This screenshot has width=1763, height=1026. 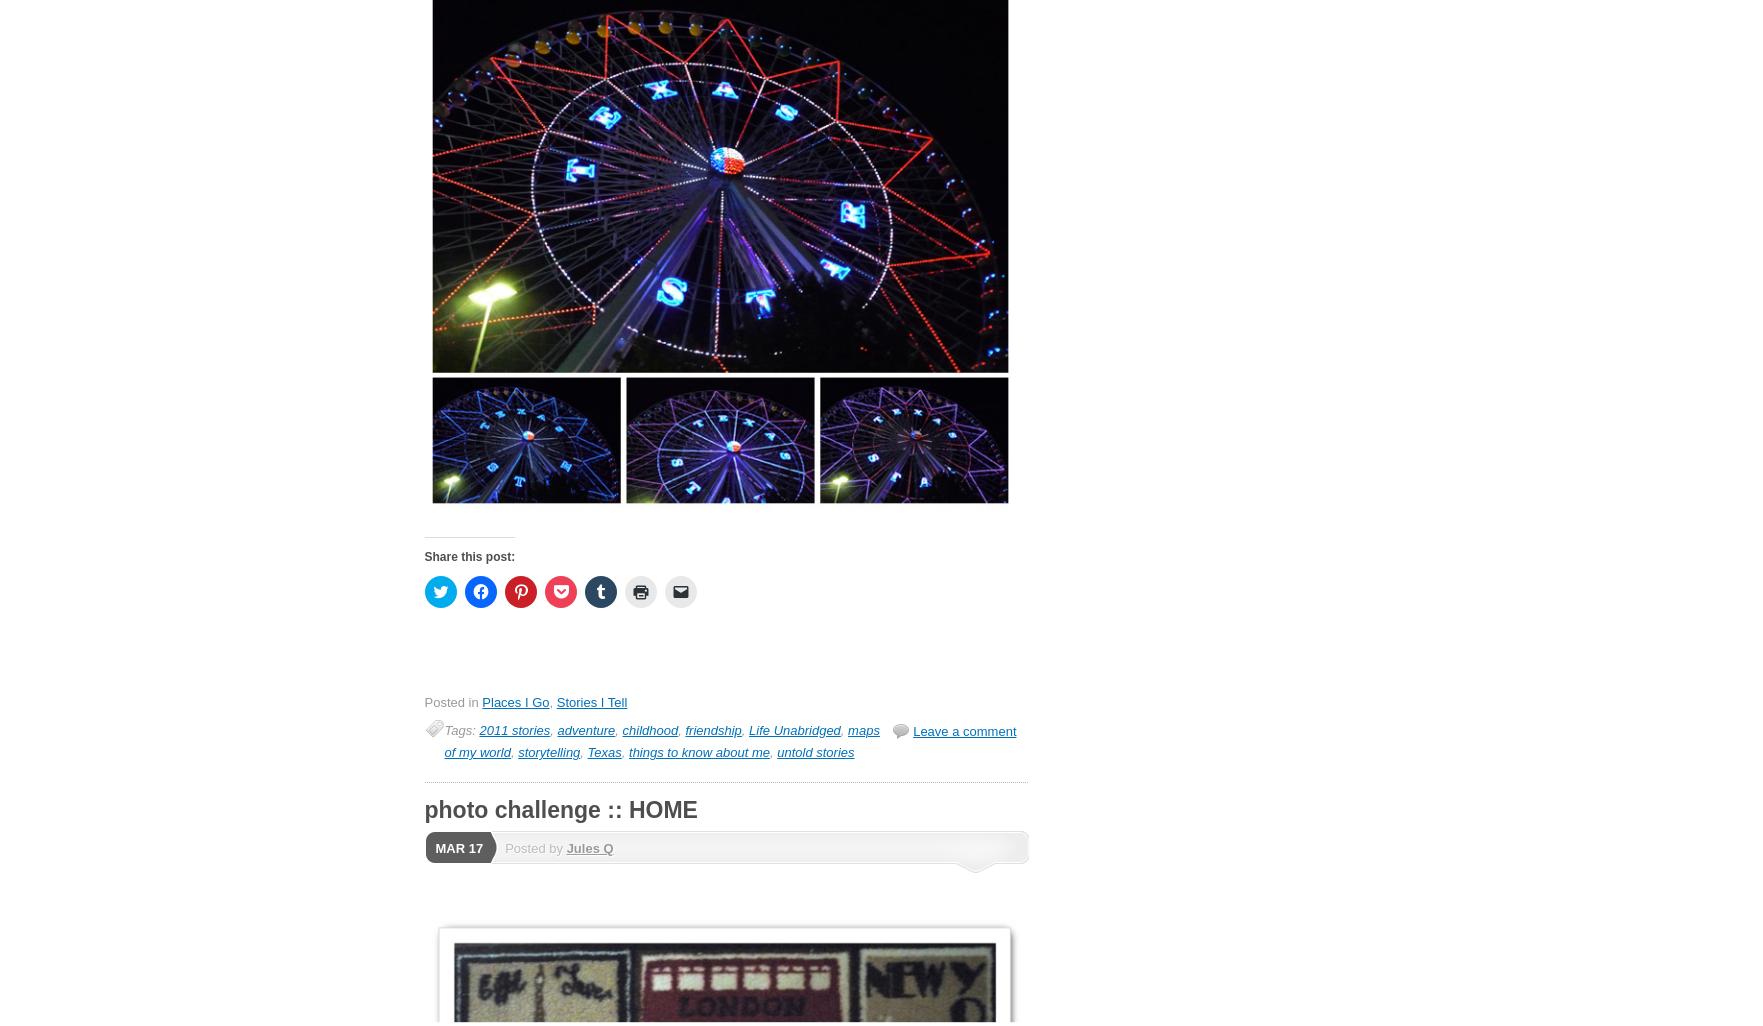 I want to click on '2011 stories', so click(x=514, y=730).